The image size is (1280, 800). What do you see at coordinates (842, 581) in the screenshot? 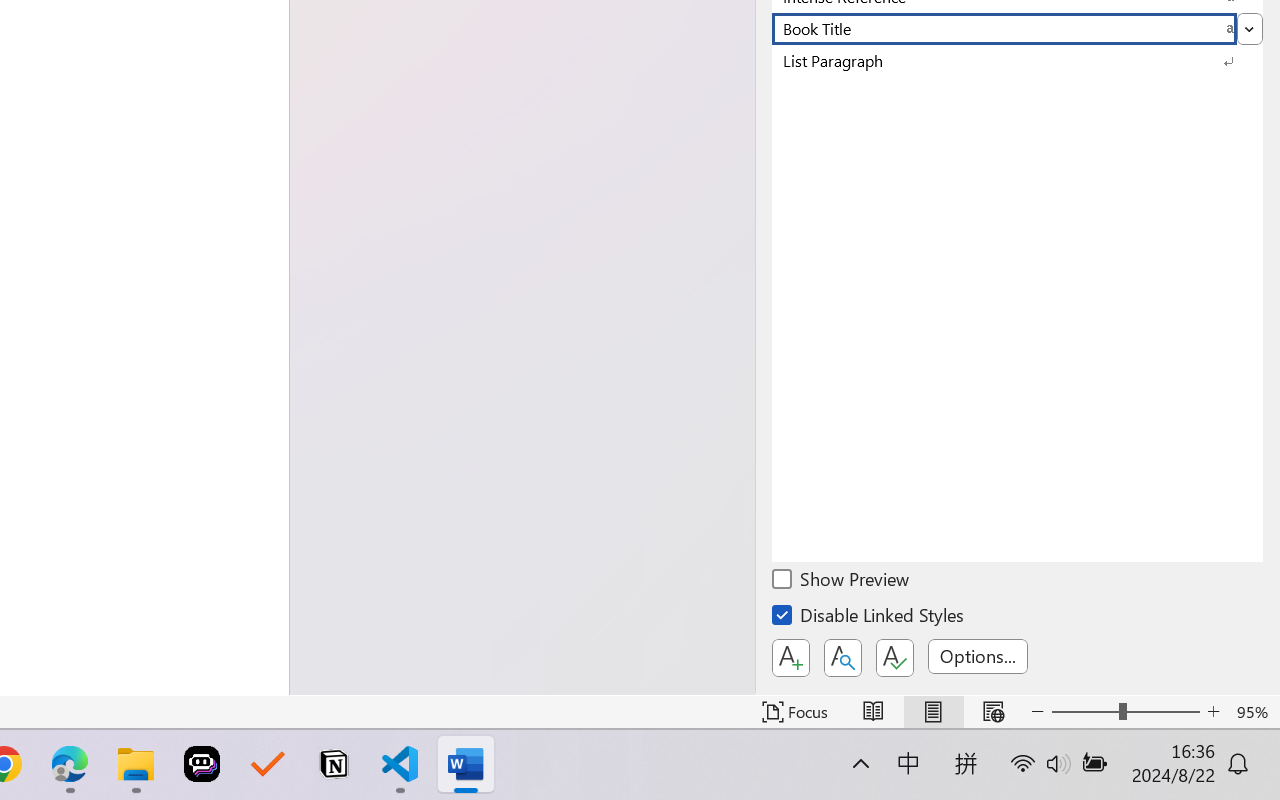
I see `'Show Preview'` at bounding box center [842, 581].